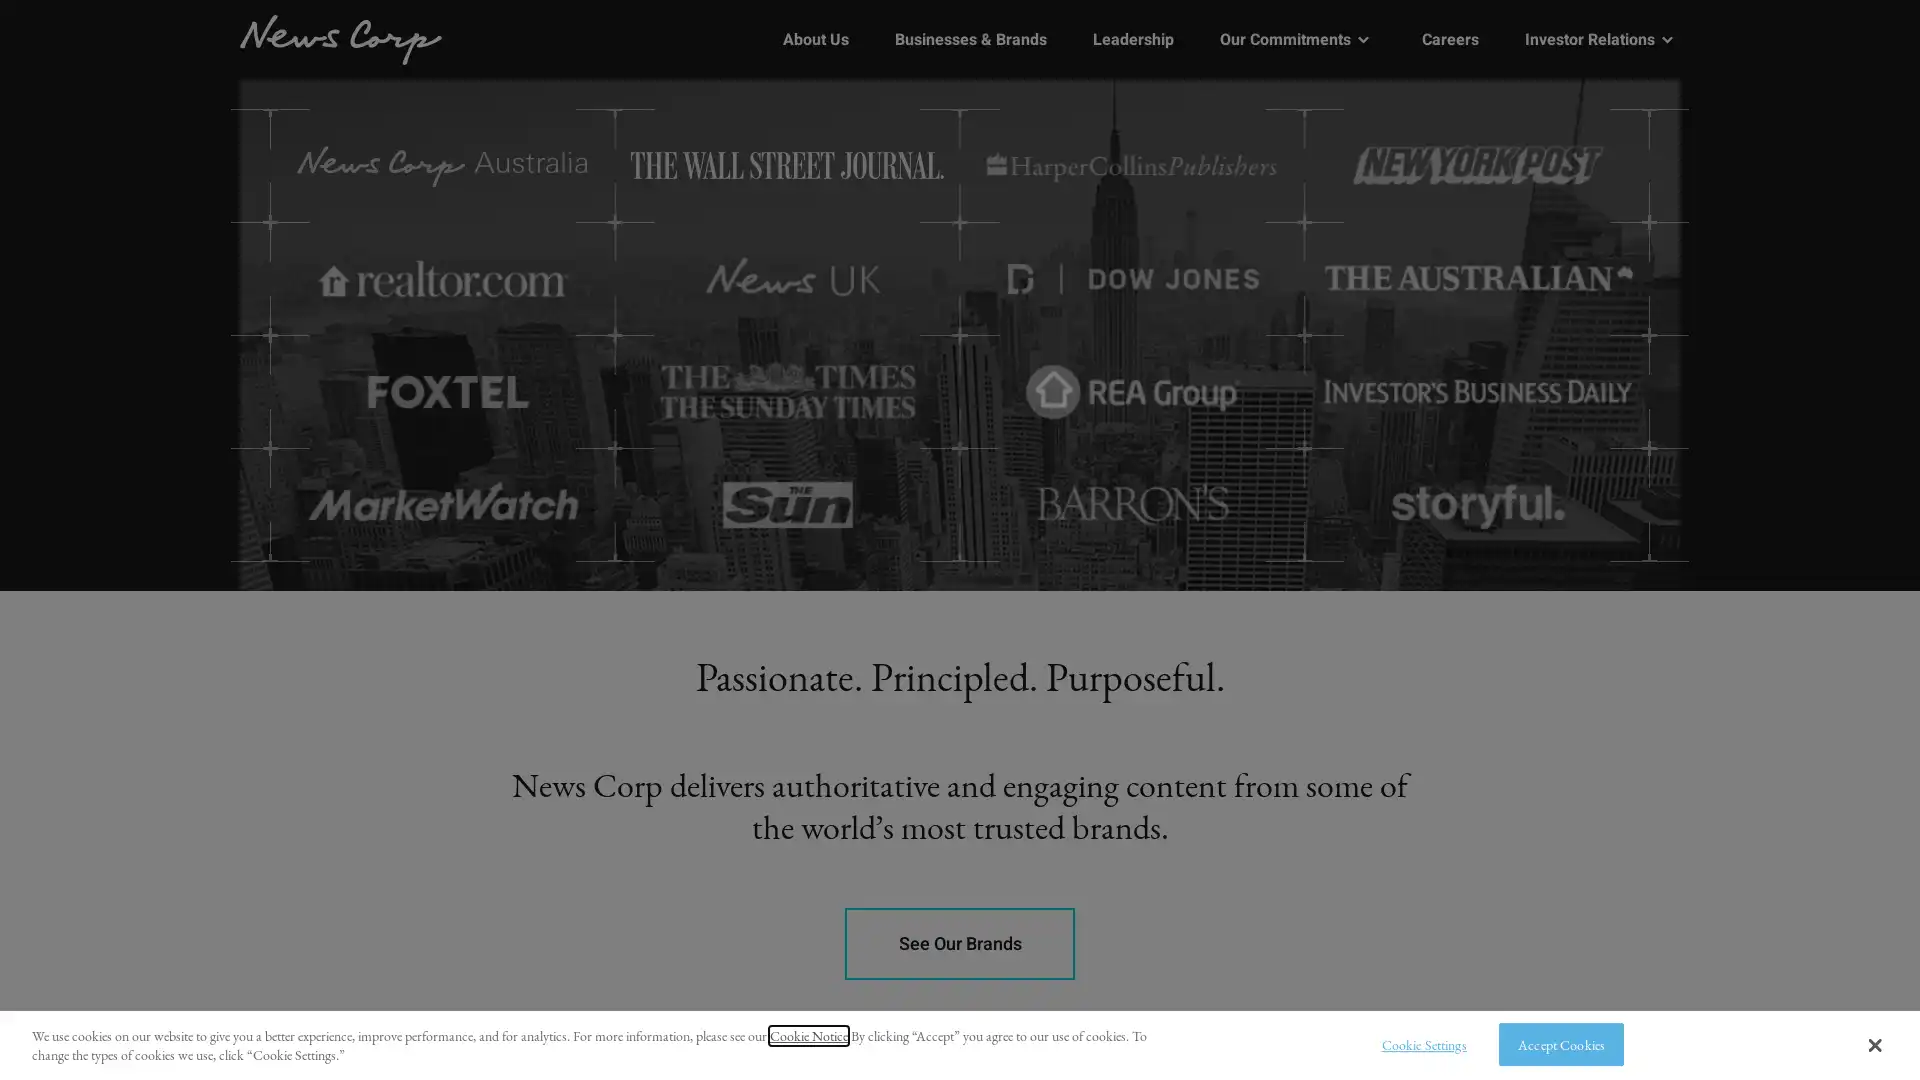 This screenshot has height=1080, width=1920. I want to click on Cookie Settings, so click(1417, 1043).